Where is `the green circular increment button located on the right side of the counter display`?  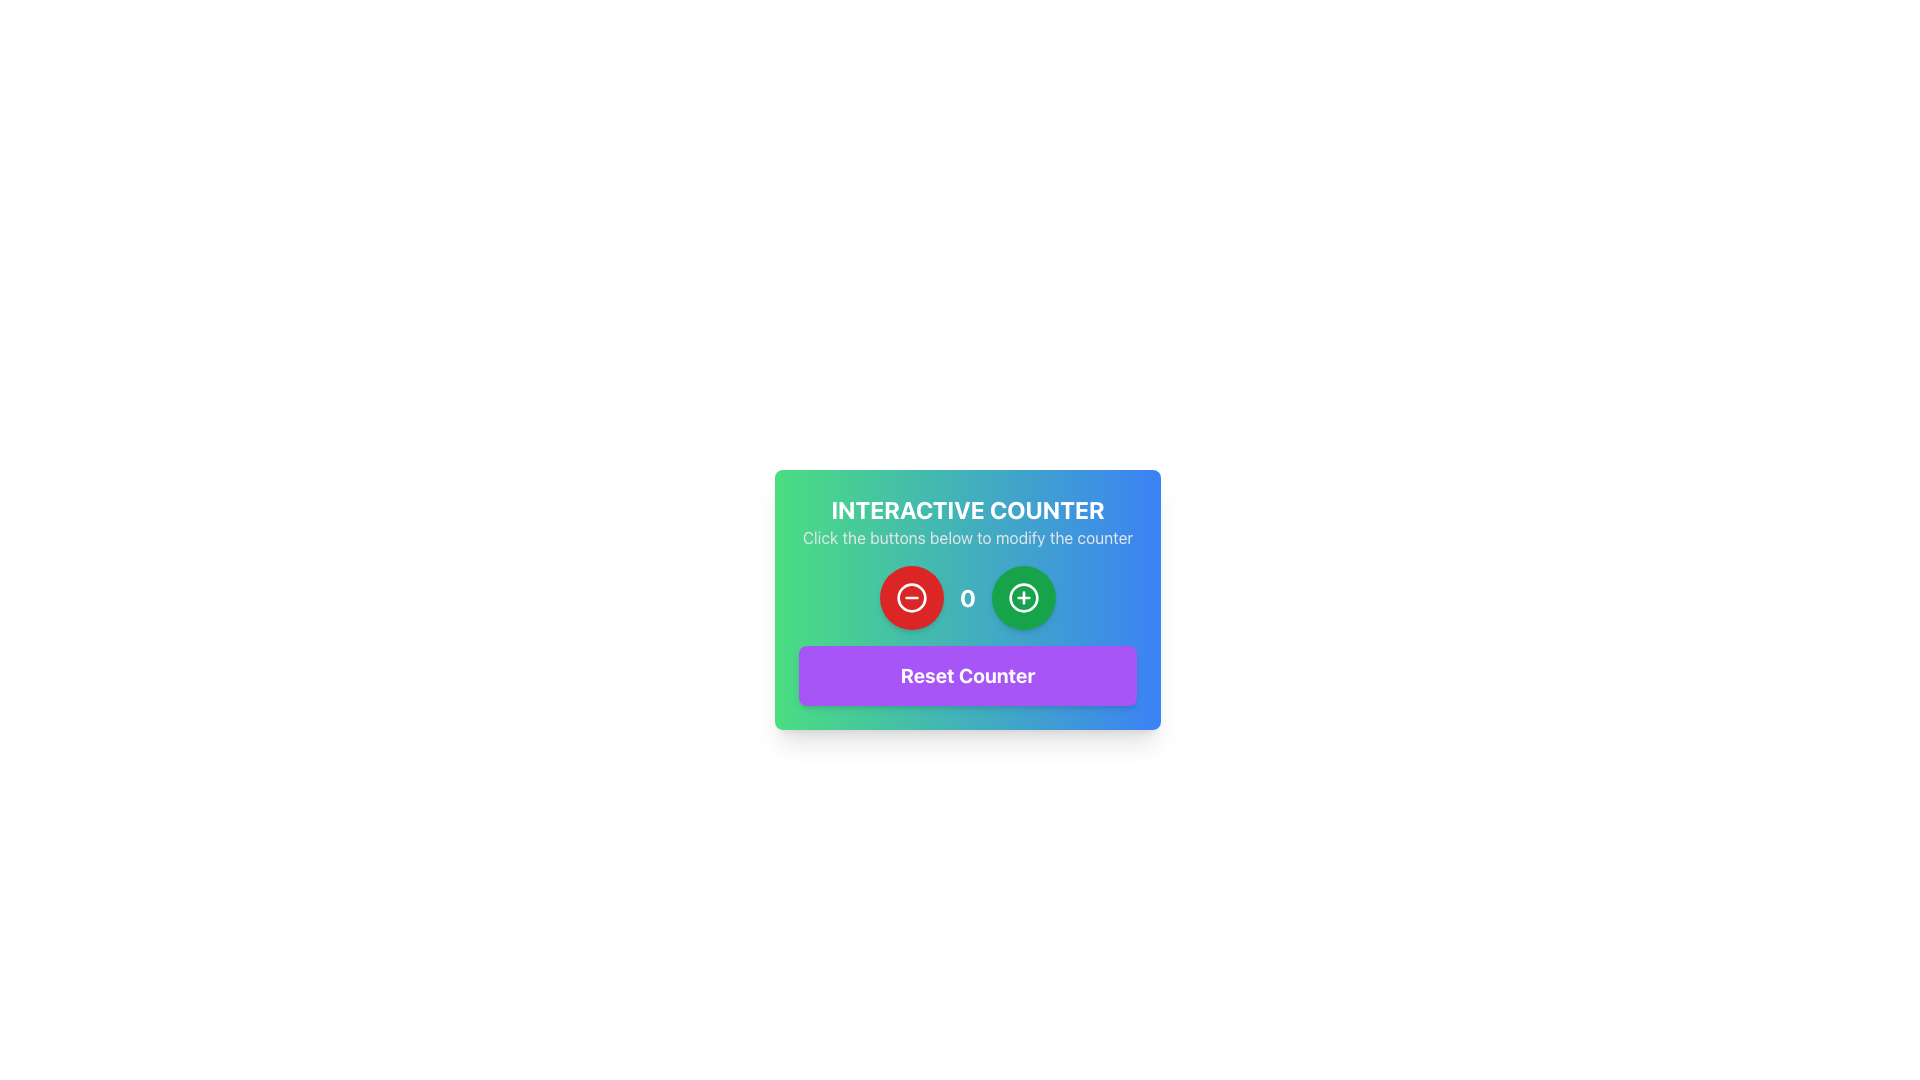 the green circular increment button located on the right side of the counter display is located at coordinates (1023, 596).